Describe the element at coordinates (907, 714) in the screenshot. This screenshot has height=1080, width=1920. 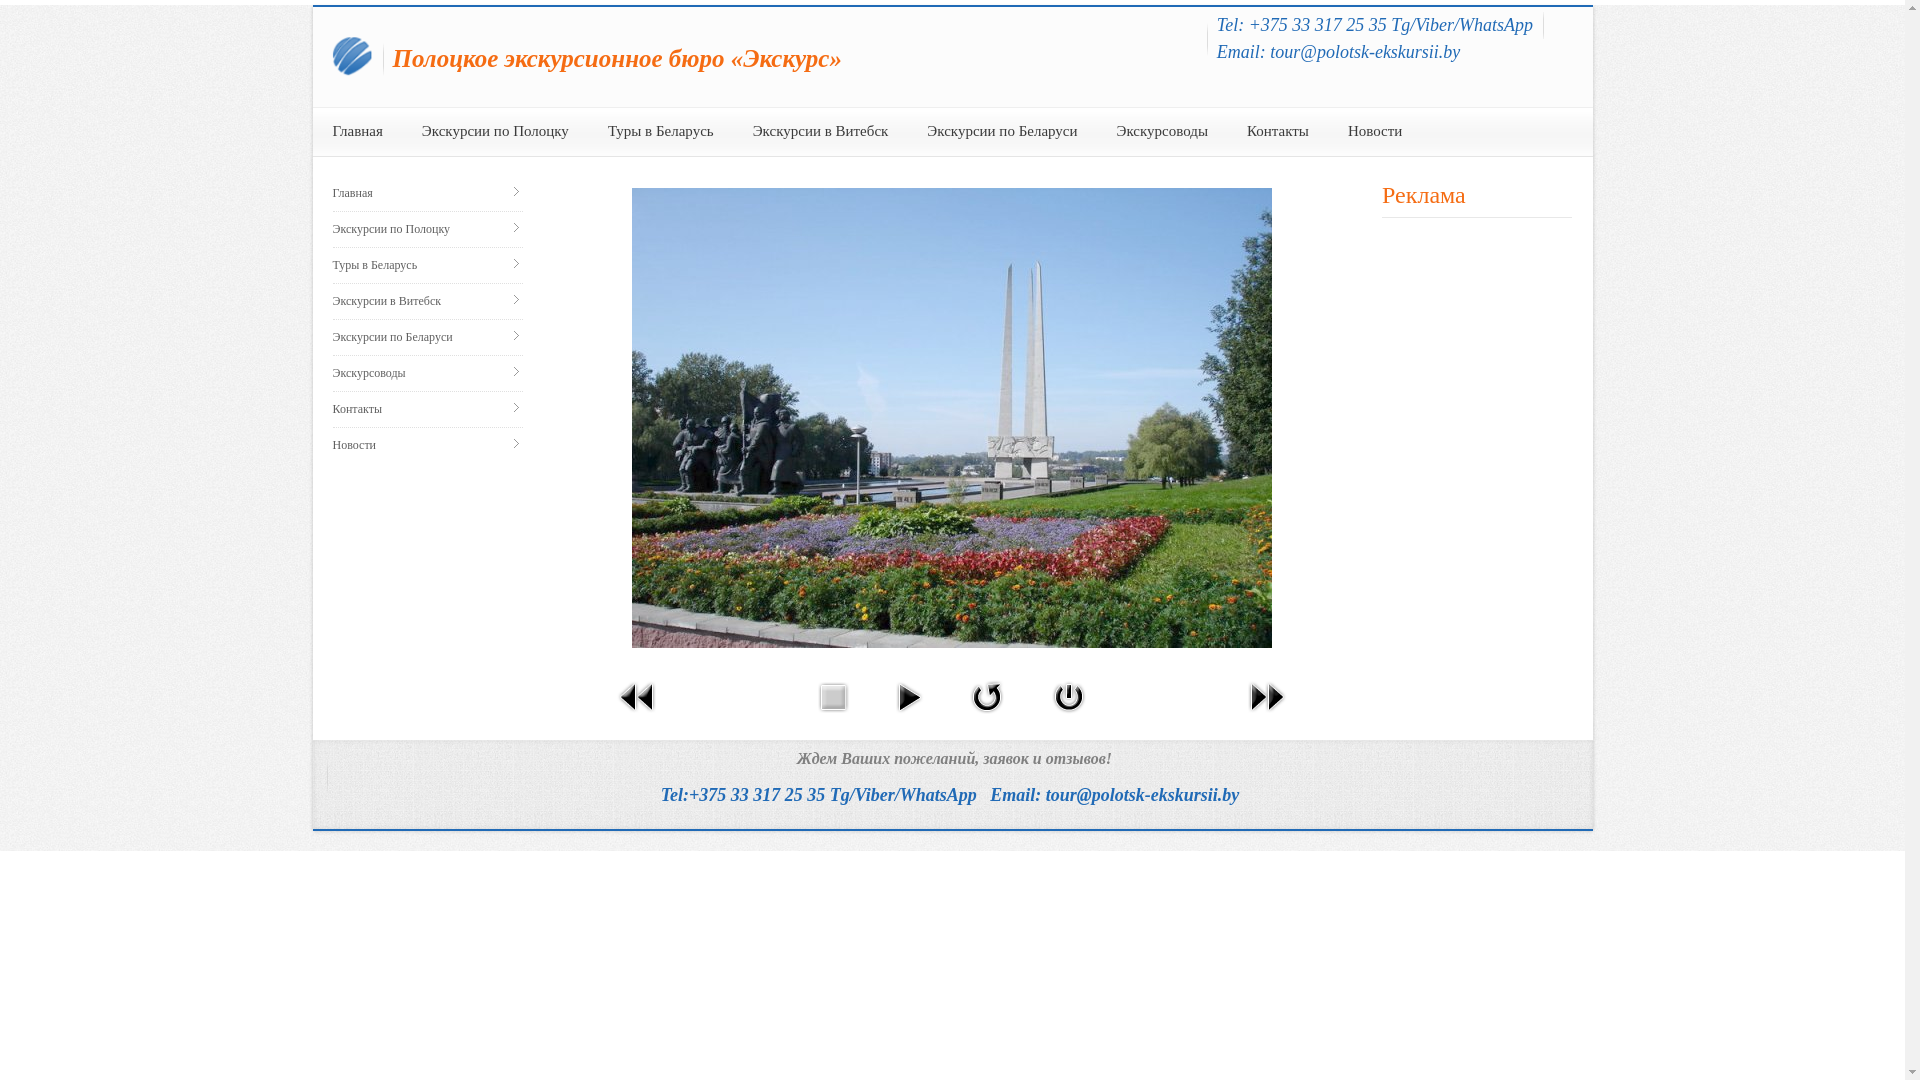
I see `'Start Slideshow'` at that location.